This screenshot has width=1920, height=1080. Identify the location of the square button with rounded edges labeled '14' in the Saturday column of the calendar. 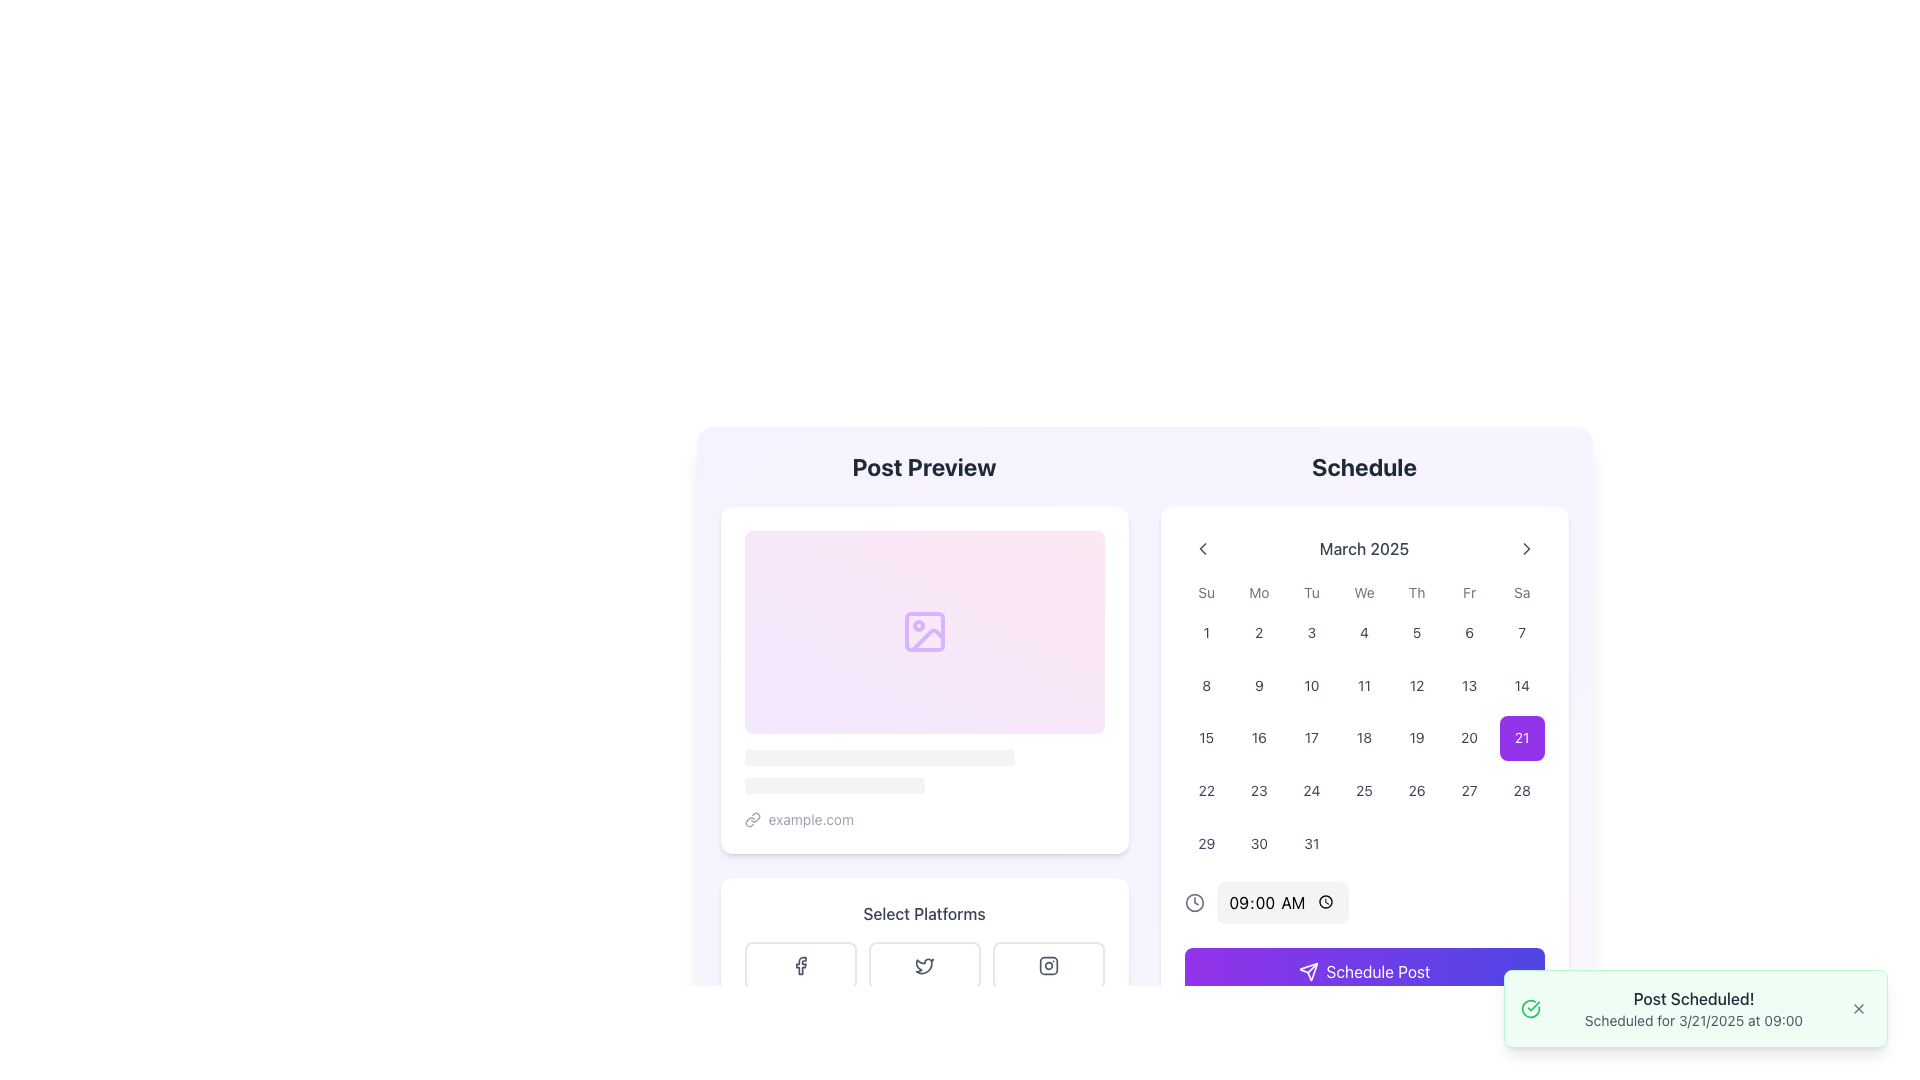
(1521, 684).